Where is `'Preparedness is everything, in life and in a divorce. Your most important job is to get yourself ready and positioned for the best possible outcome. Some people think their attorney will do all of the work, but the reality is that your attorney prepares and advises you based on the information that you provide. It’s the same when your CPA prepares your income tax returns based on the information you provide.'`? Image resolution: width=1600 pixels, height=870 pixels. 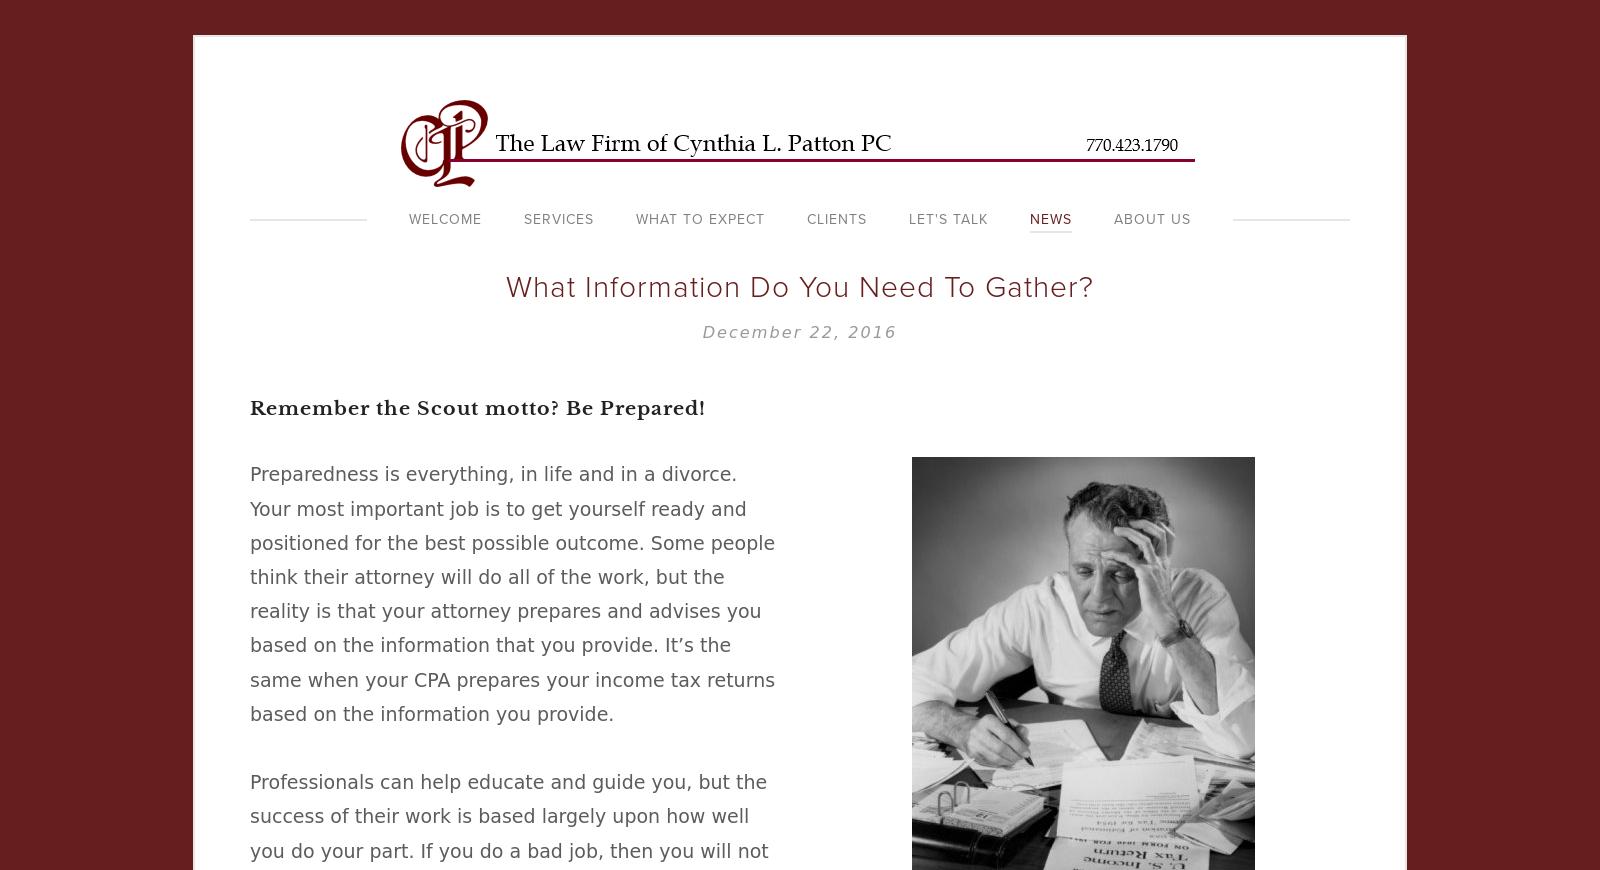
'Preparedness is everything, in life and in a divorce. Your most important job is to get yourself ready and positioned for the best possible outcome. Some people think their attorney will do all of the work, but the reality is that your attorney prepares and advises you based on the information that you provide. It’s the same when your CPA prepares your income tax returns based on the information you provide.' is located at coordinates (511, 592).